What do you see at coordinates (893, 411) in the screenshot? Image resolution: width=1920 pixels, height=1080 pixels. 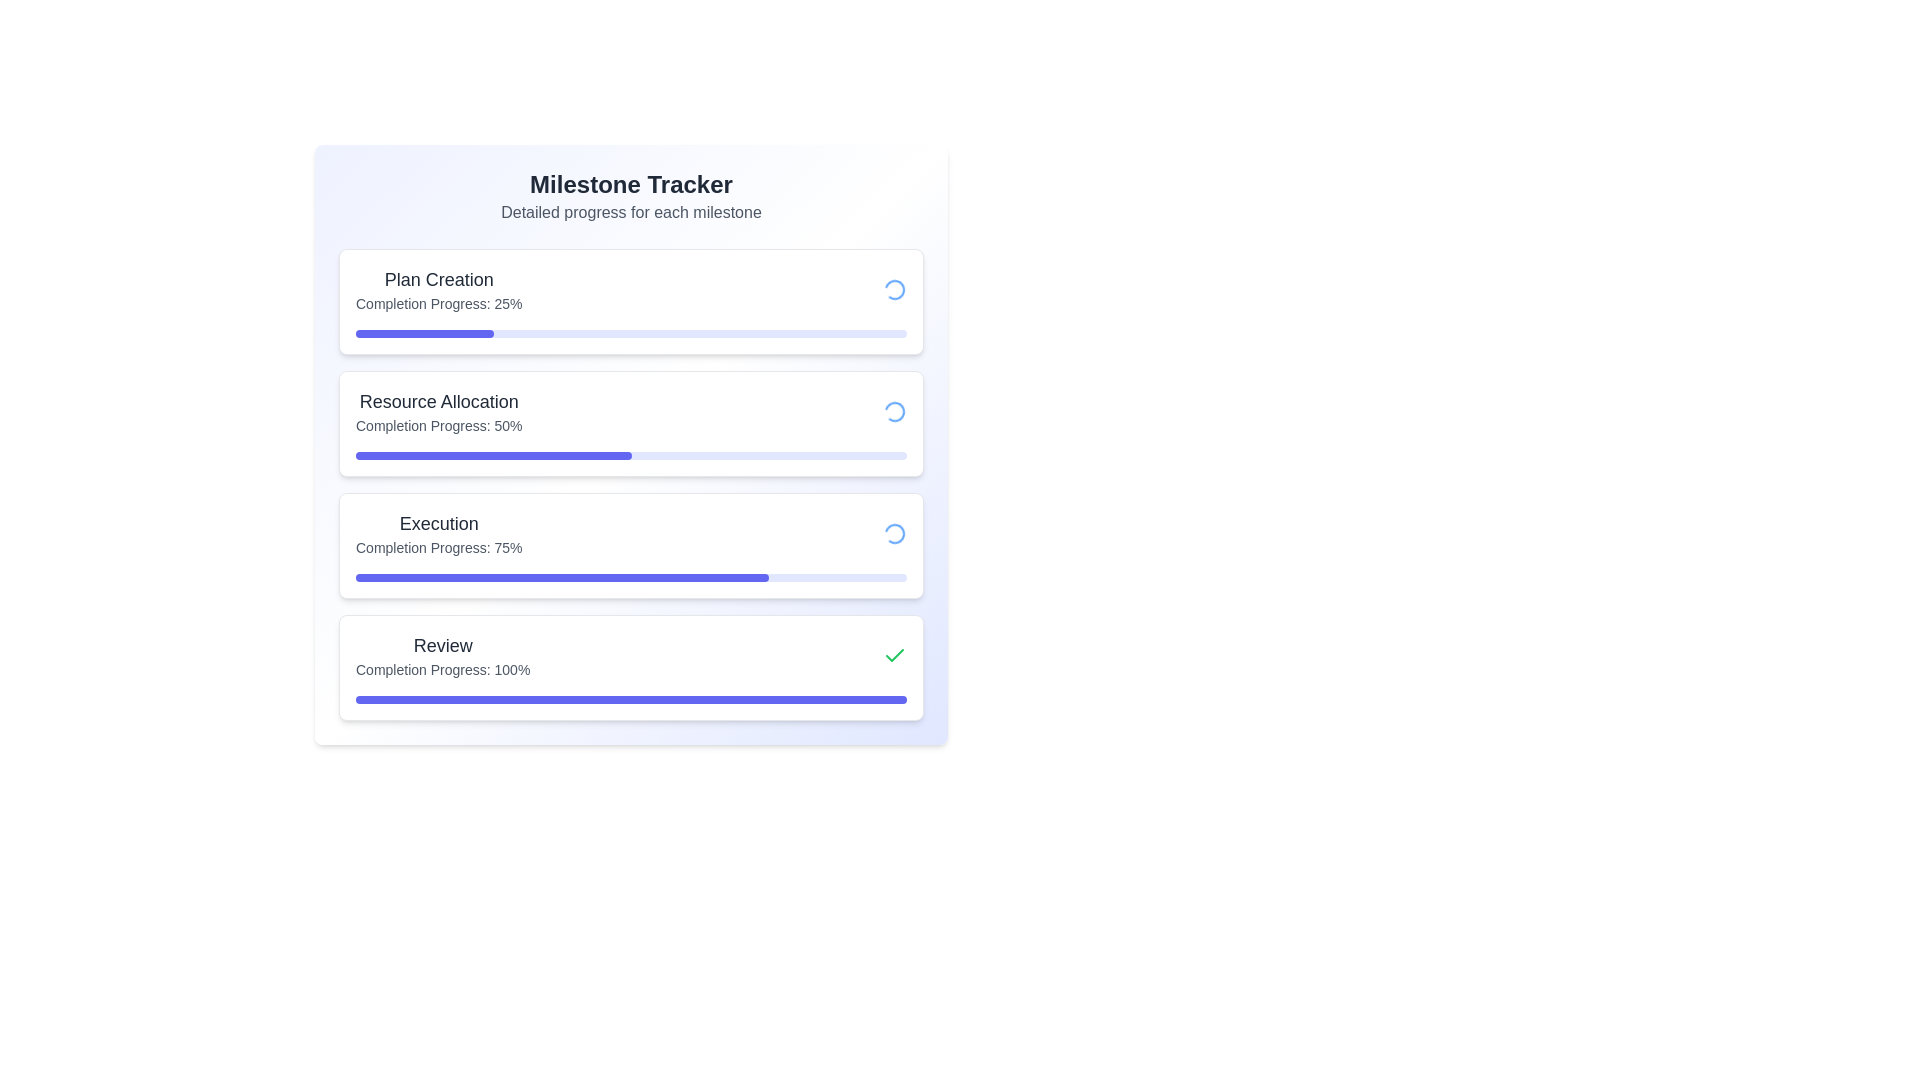 I see `the spinning animation of the loader icon with a blue outline located in the 'Resource Allocation' section of the milestone tracker interface` at bounding box center [893, 411].